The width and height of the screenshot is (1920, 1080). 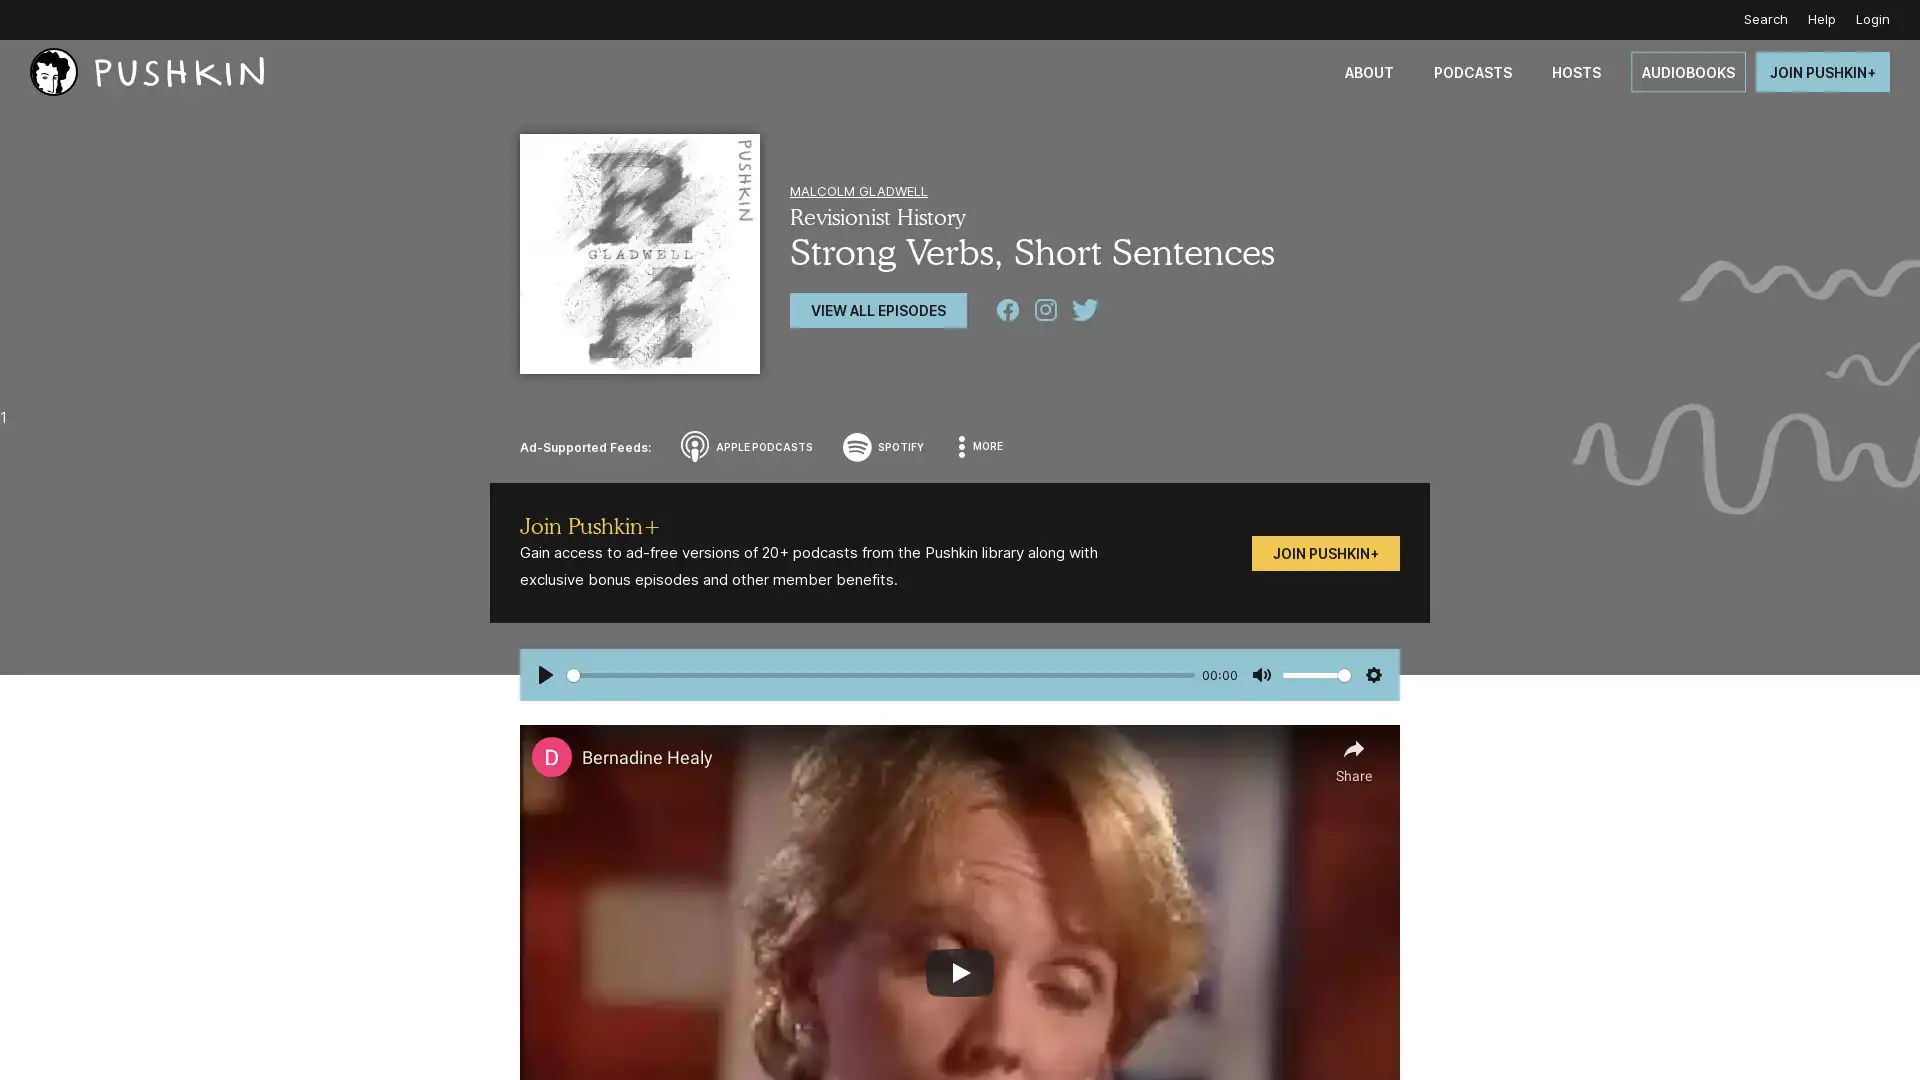 I want to click on MORE, so click(x=982, y=446).